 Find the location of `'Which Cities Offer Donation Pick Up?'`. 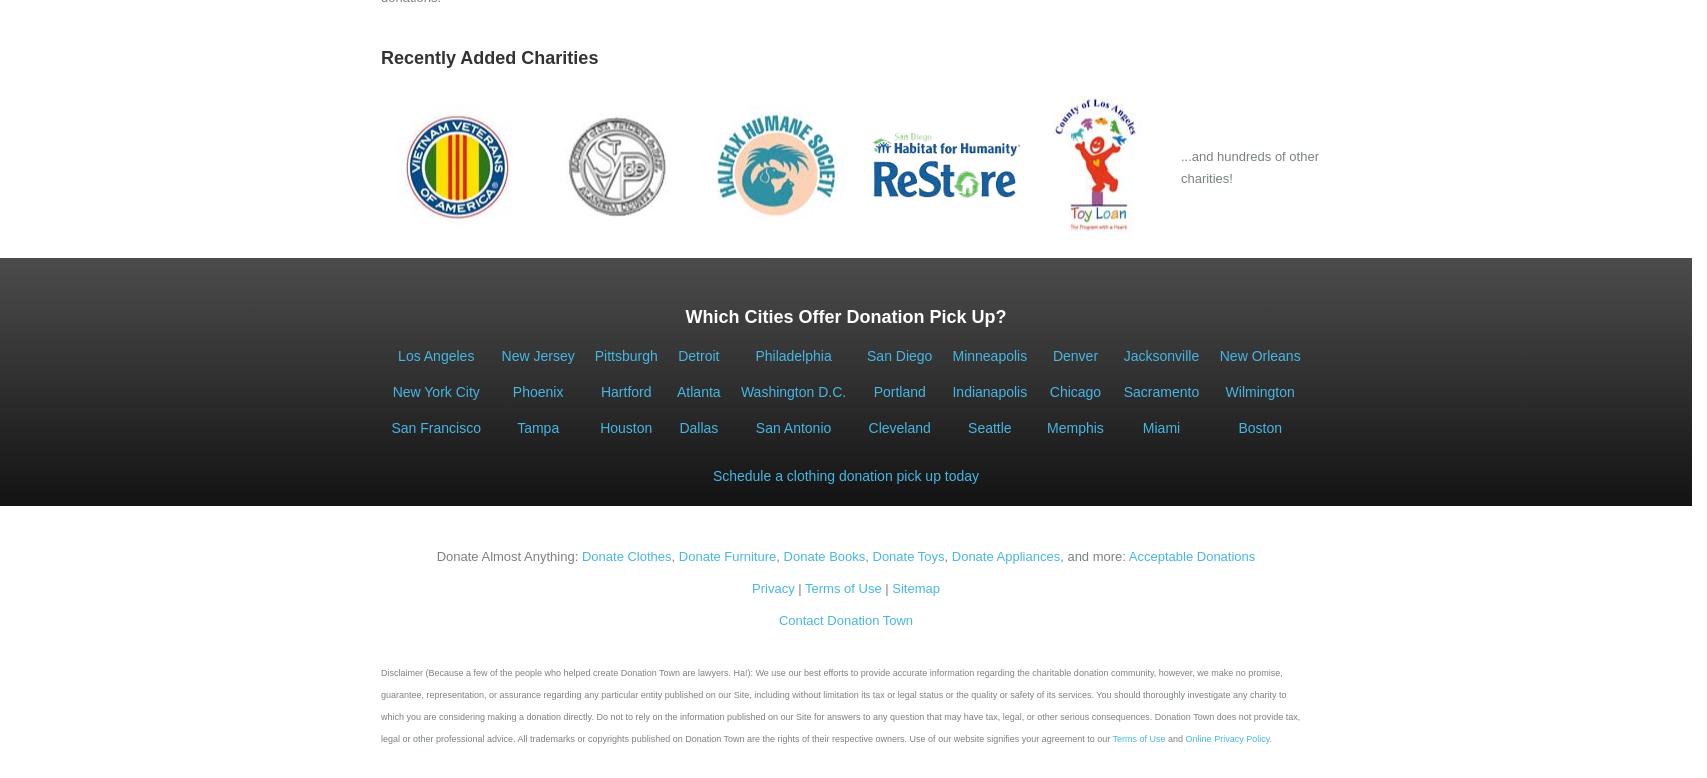

'Which Cities Offer Donation Pick Up?' is located at coordinates (845, 317).